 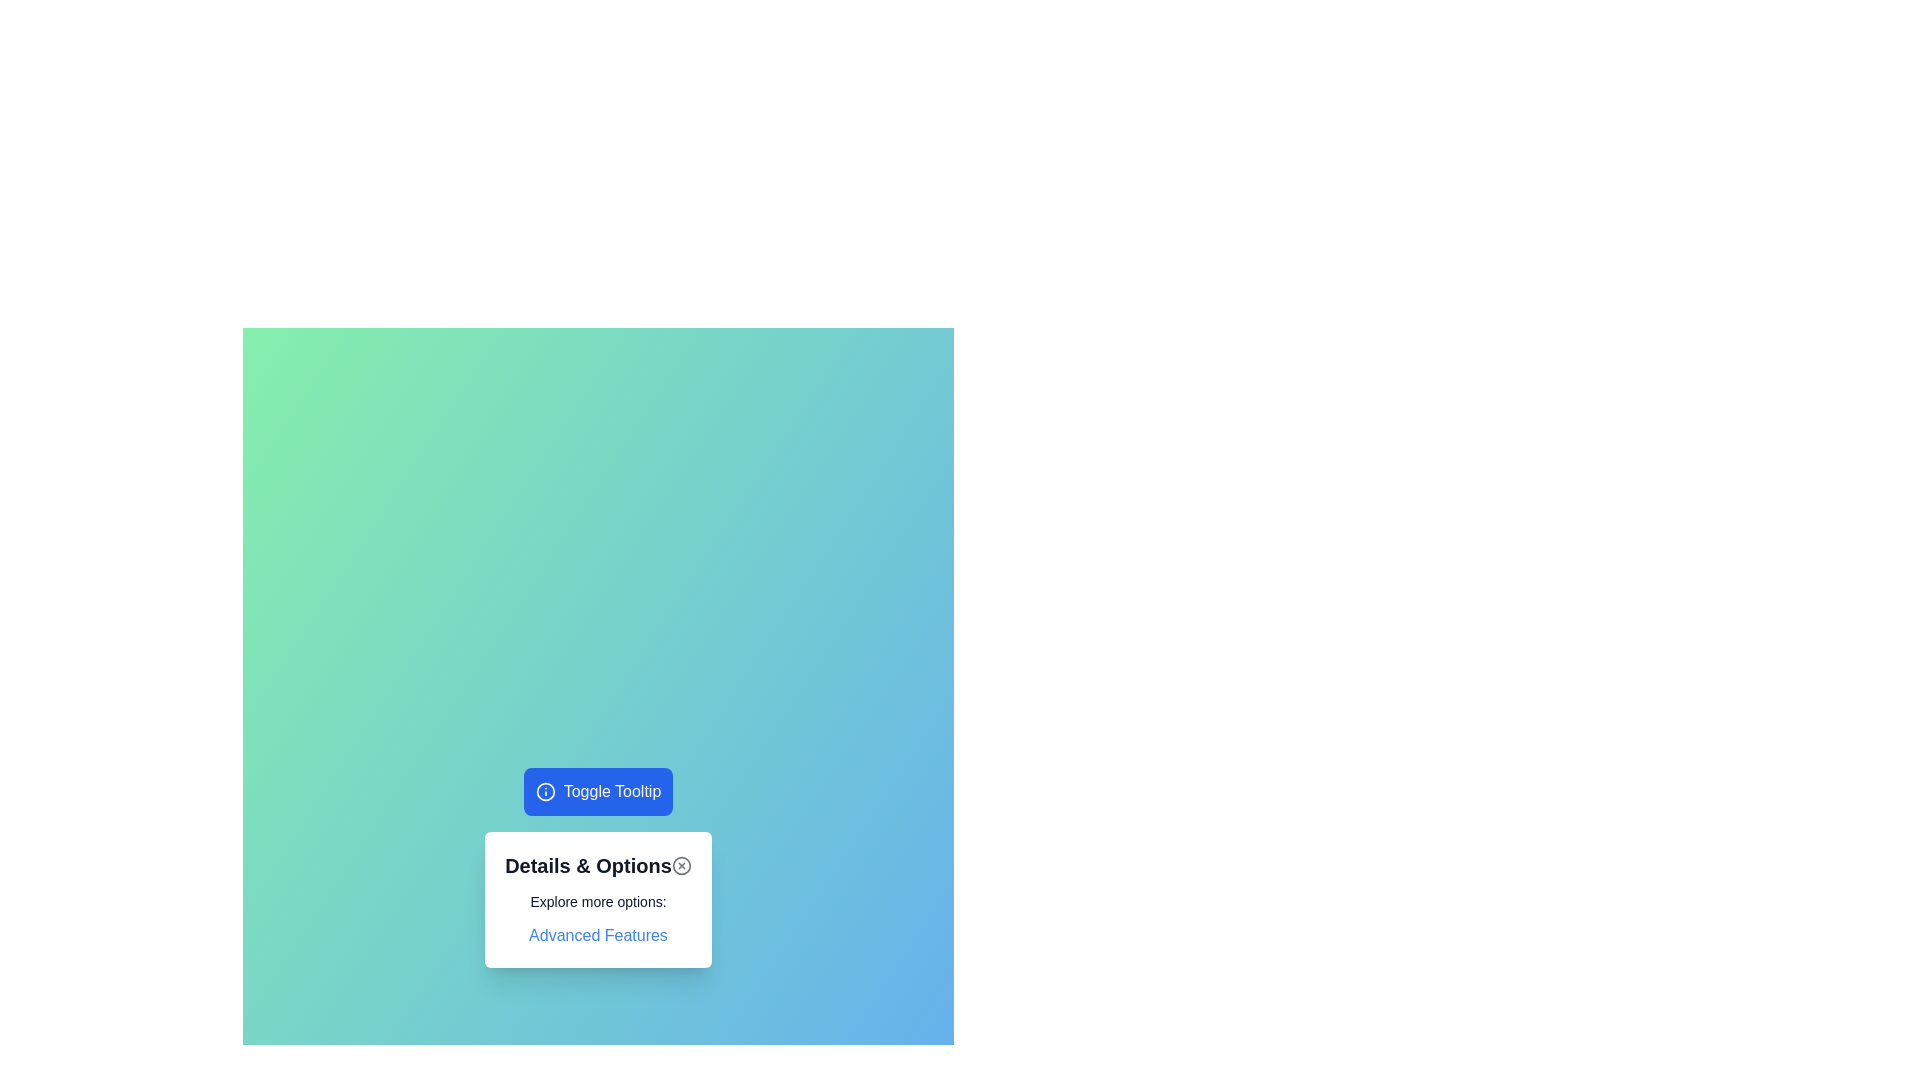 I want to click on the circular icon with a blue outline that is part of the 'Toggle Tooltip' button located near the top-center of the interface, so click(x=545, y=790).